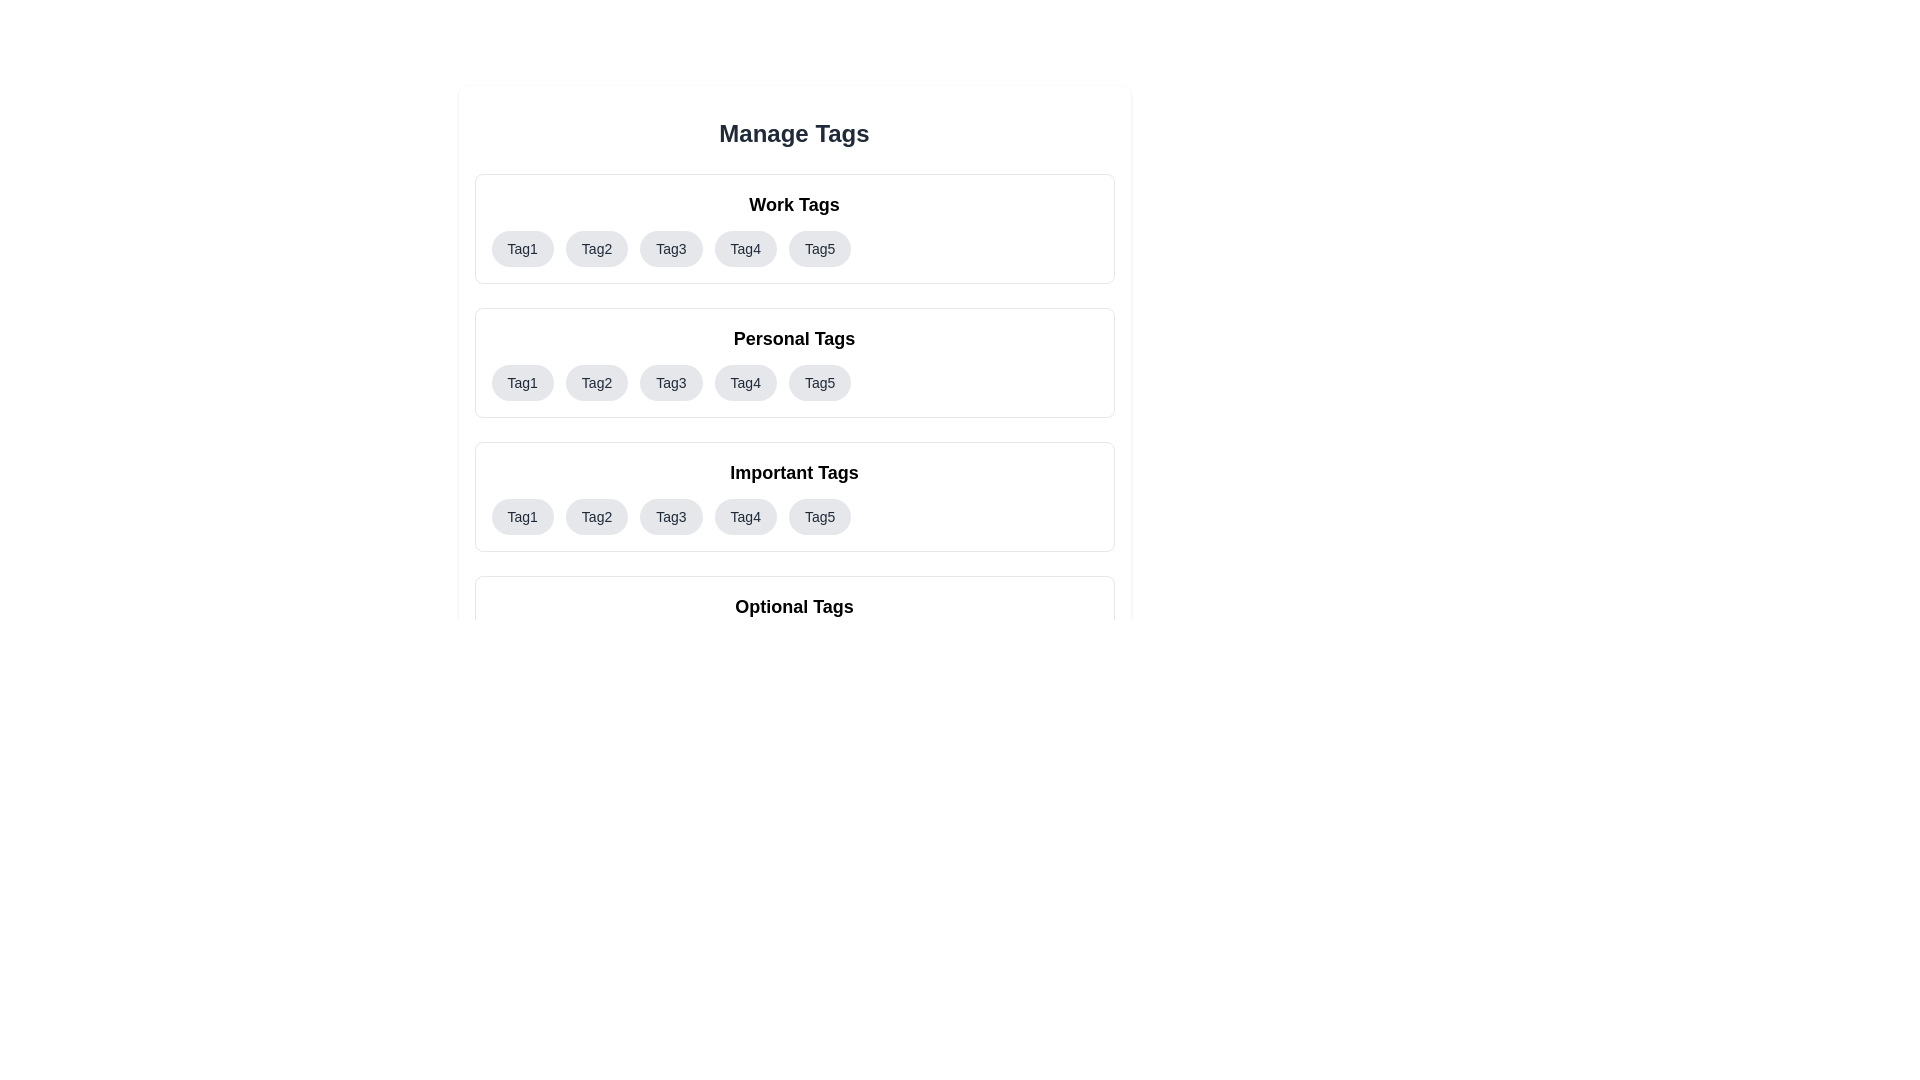 The height and width of the screenshot is (1080, 1920). I want to click on the 'Tag5' button, which is a horizontally oval-shaped button with a light gray background and darker gray text, located at the far right of the 'Important Tags' section, so click(820, 515).